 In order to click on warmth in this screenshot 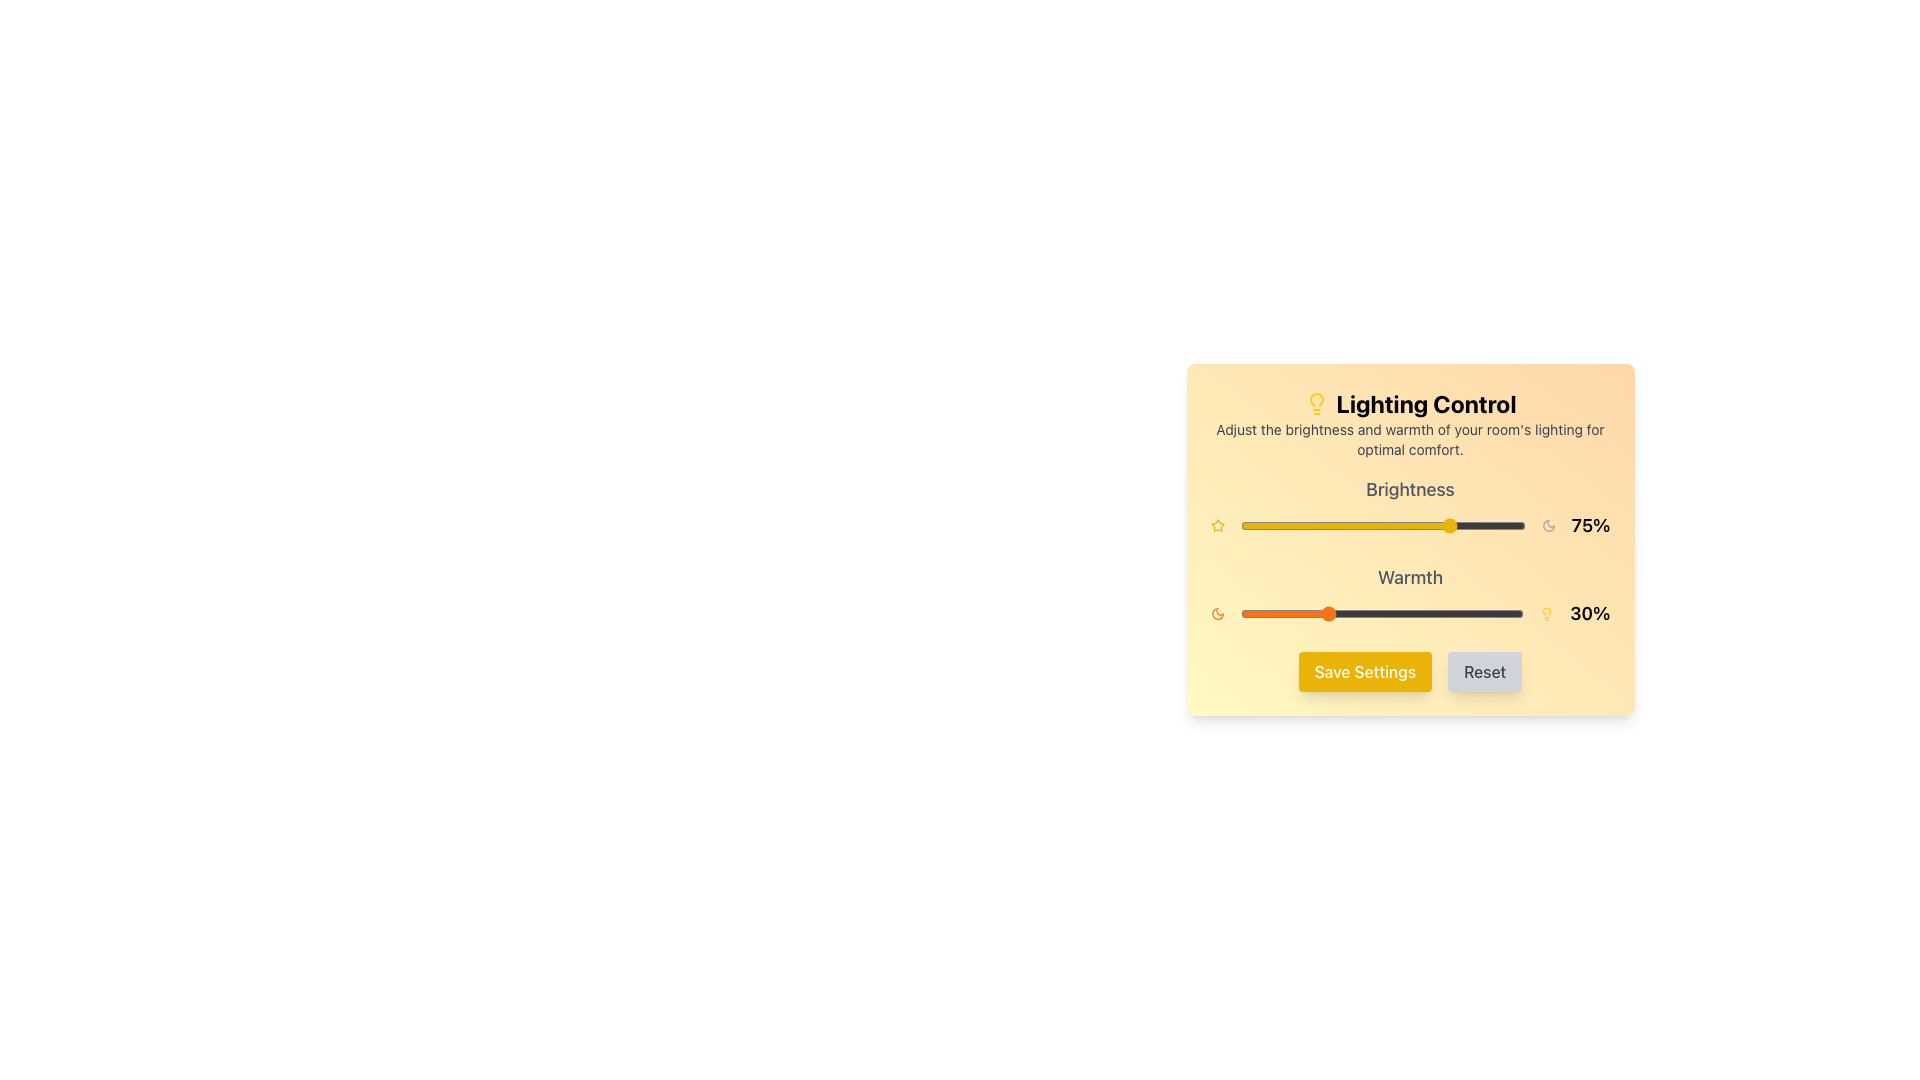, I will do `click(1404, 612)`.